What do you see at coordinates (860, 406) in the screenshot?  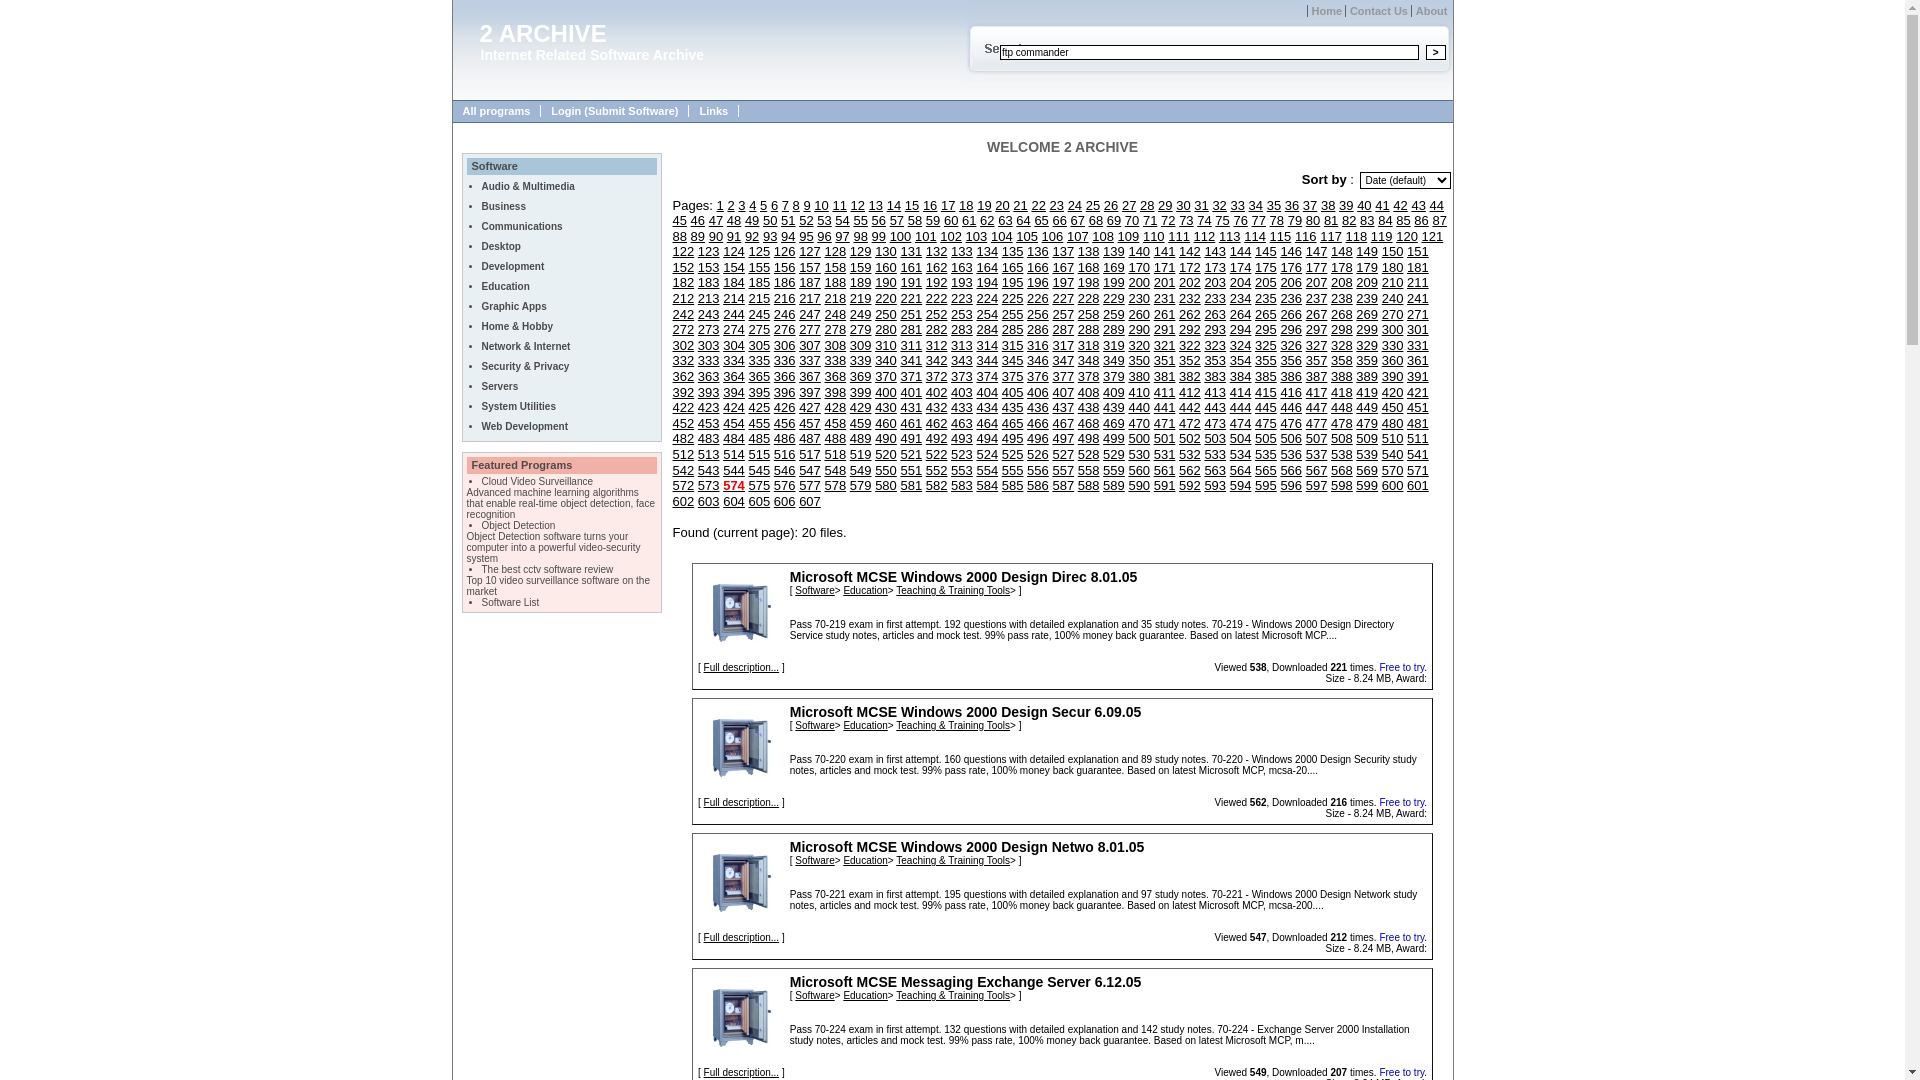 I see `'429'` at bounding box center [860, 406].